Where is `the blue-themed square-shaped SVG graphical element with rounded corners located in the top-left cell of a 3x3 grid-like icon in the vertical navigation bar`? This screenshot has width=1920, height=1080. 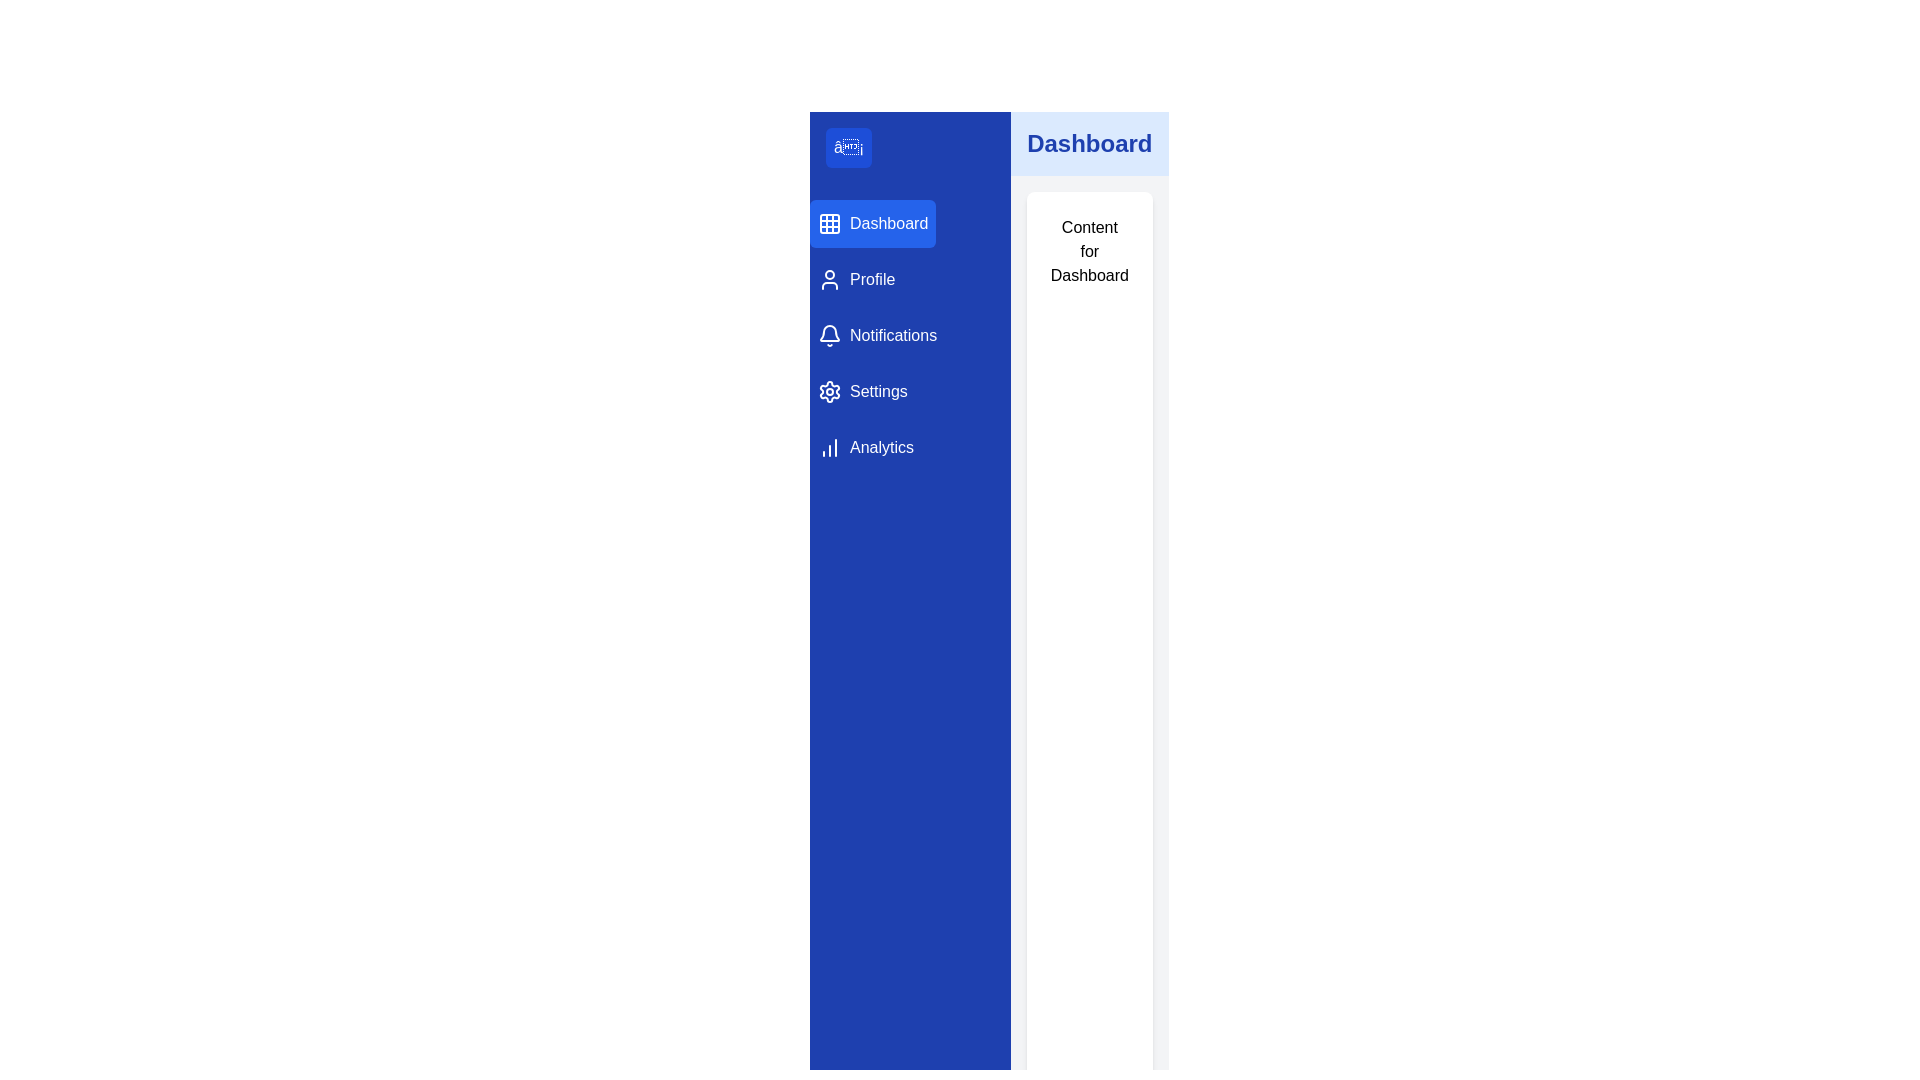 the blue-themed square-shaped SVG graphical element with rounded corners located in the top-left cell of a 3x3 grid-like icon in the vertical navigation bar is located at coordinates (830, 223).